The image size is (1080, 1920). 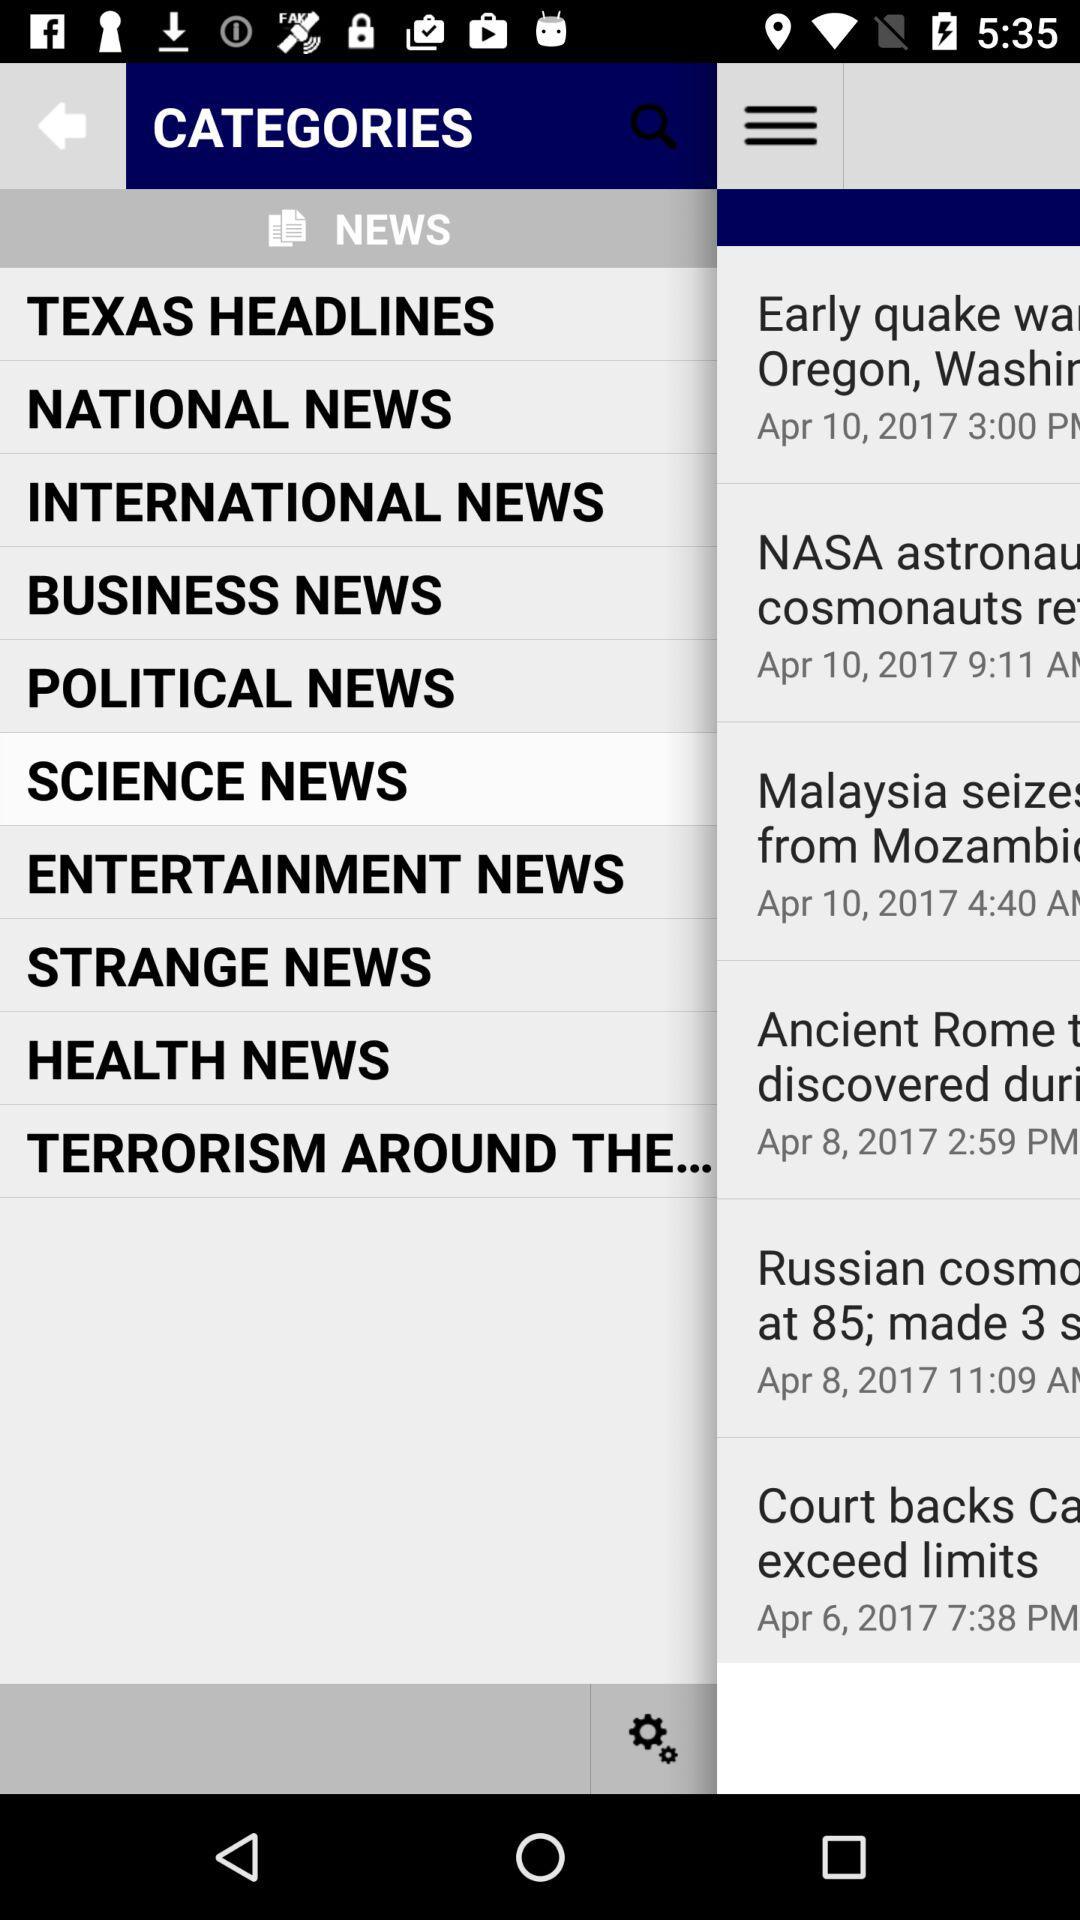 What do you see at coordinates (897, 720) in the screenshot?
I see `icon below apr 10 2017 item` at bounding box center [897, 720].